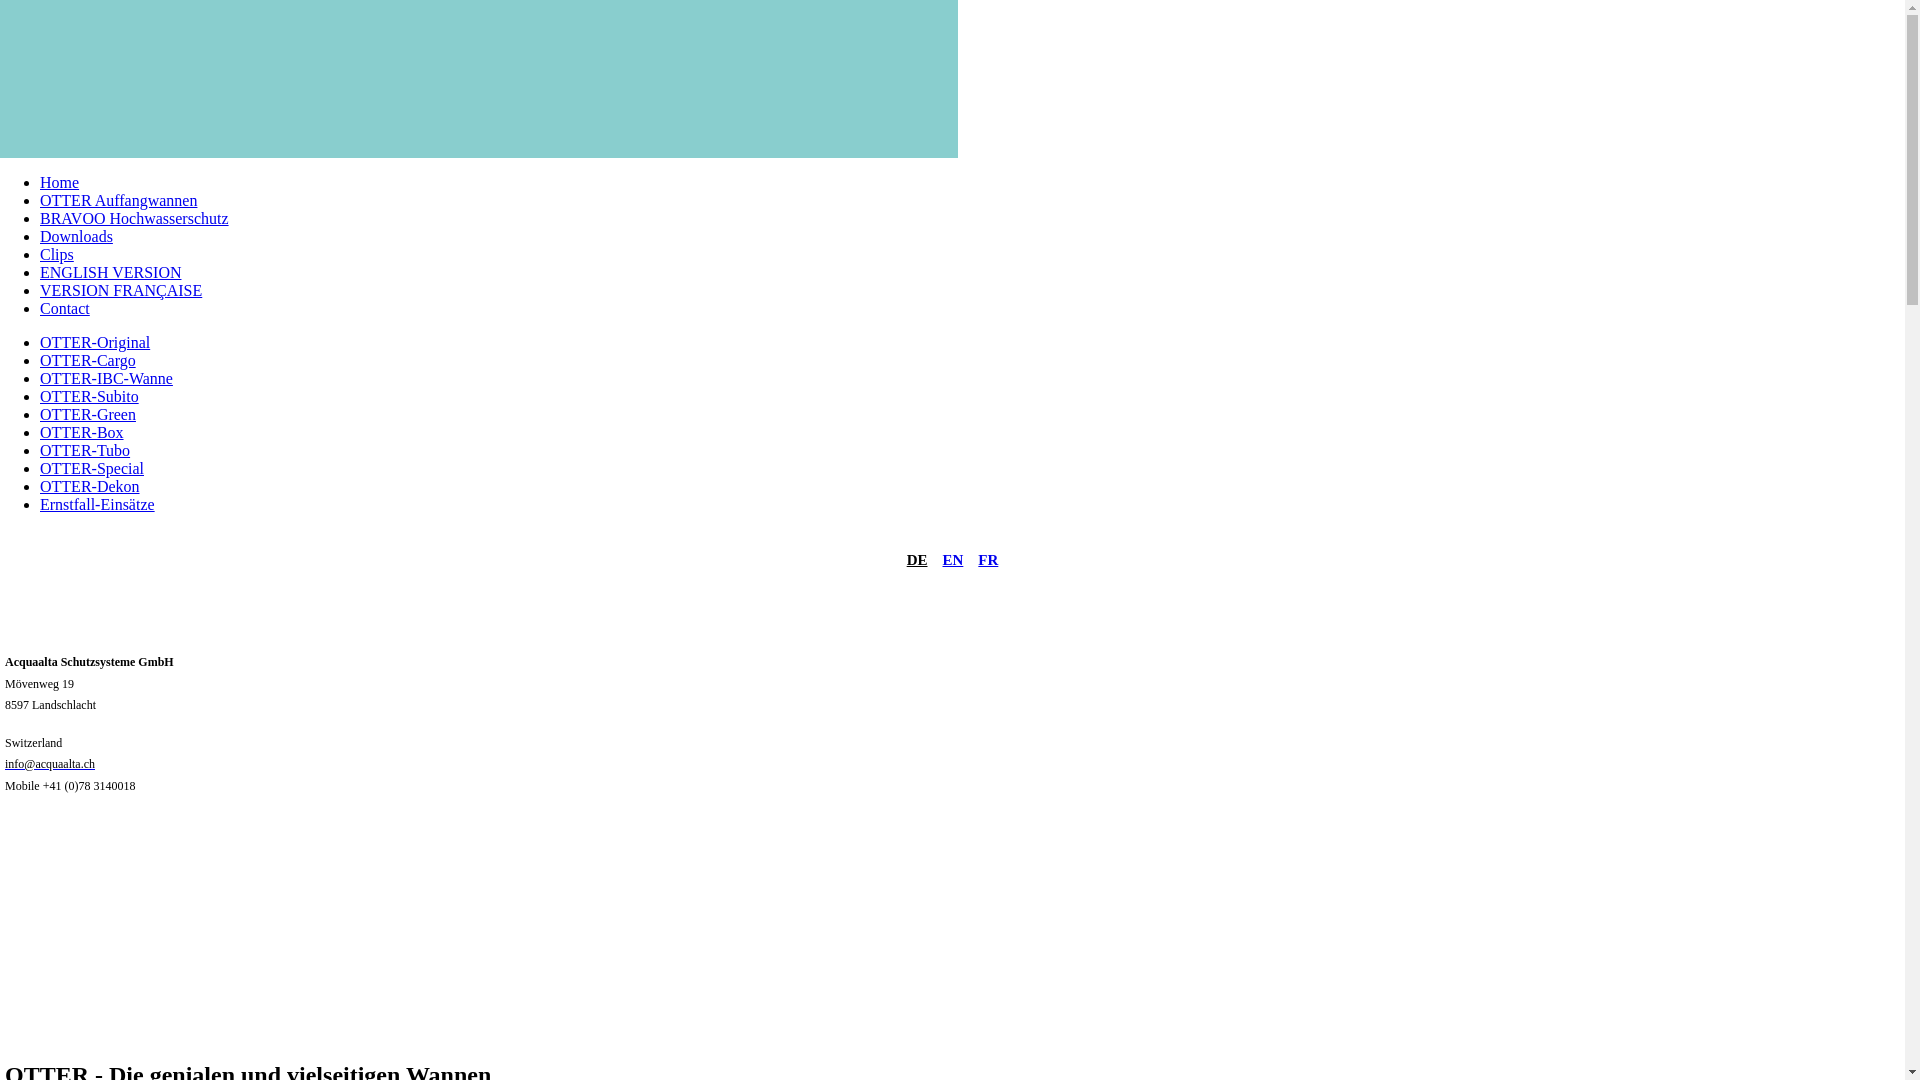 The height and width of the screenshot is (1080, 1920). What do you see at coordinates (94, 341) in the screenshot?
I see `'OTTER-Original'` at bounding box center [94, 341].